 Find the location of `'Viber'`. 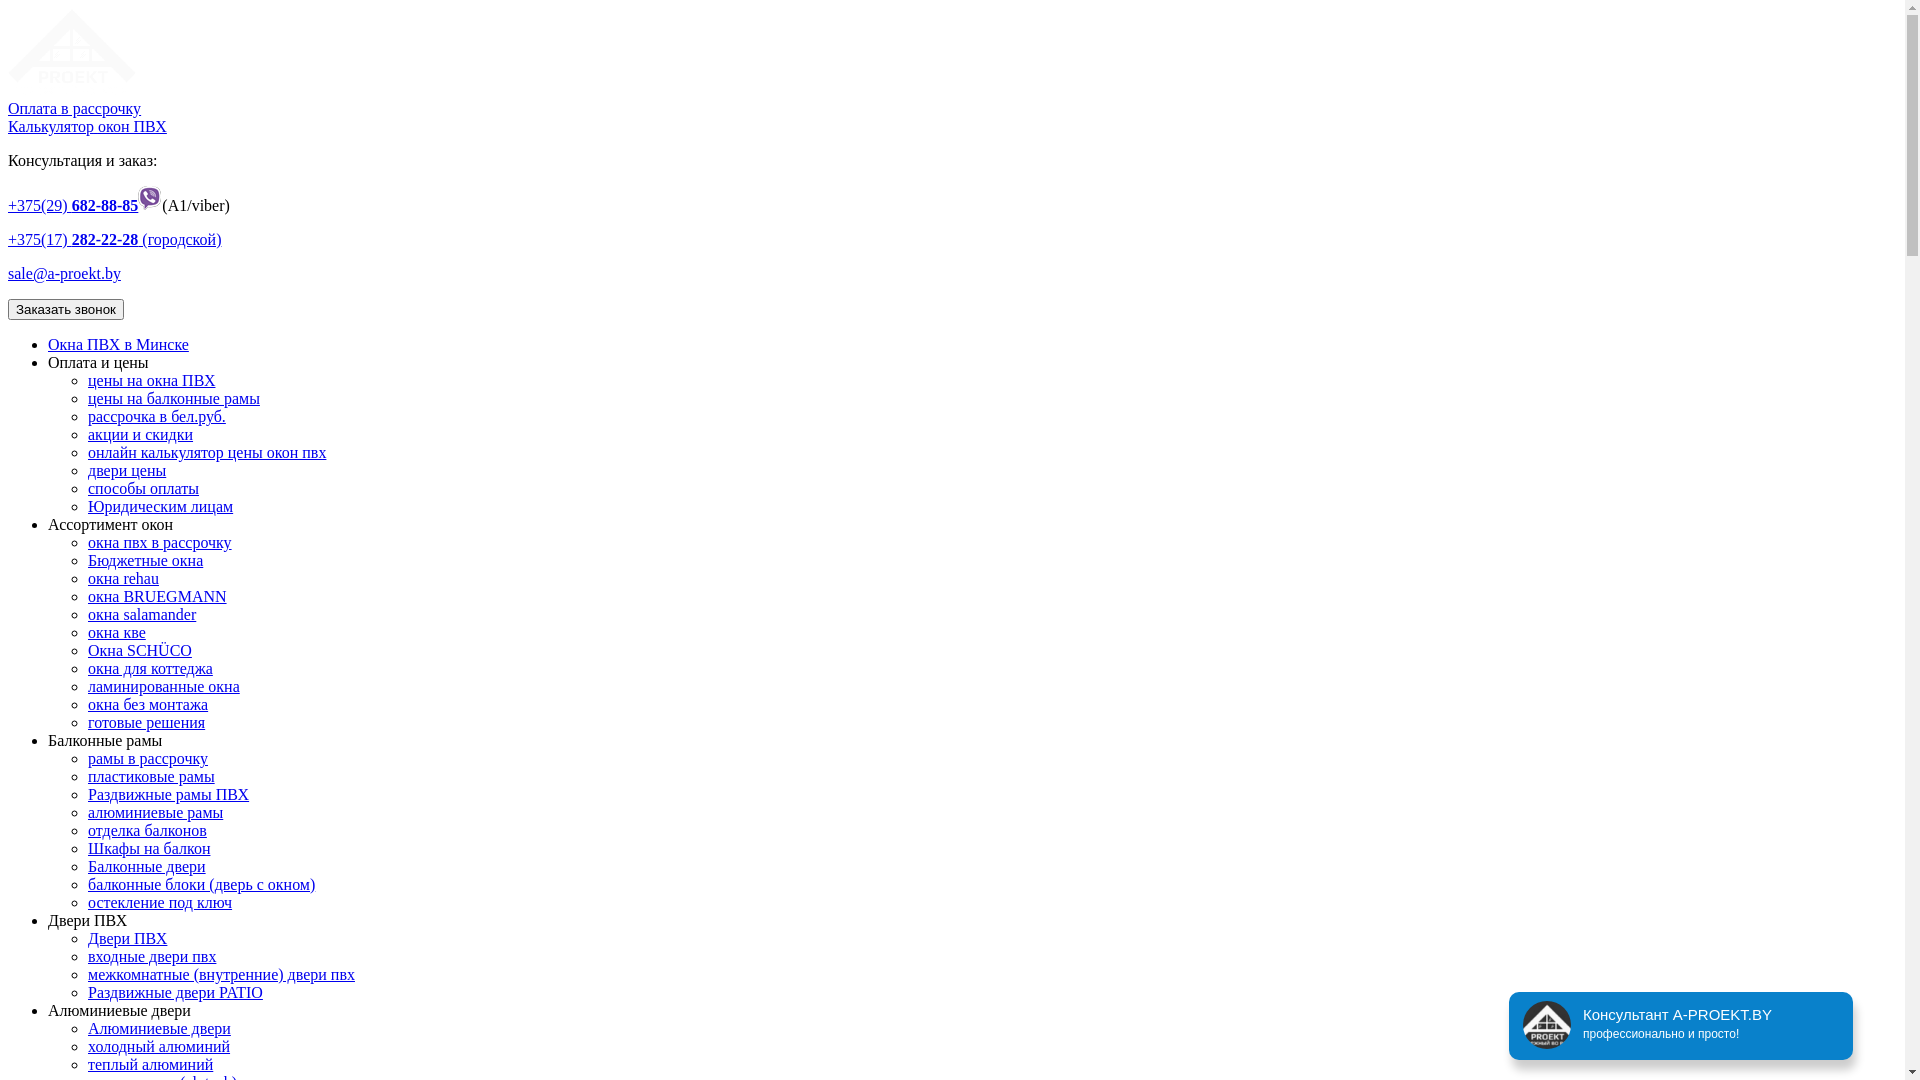

'Viber' is located at coordinates (148, 205).